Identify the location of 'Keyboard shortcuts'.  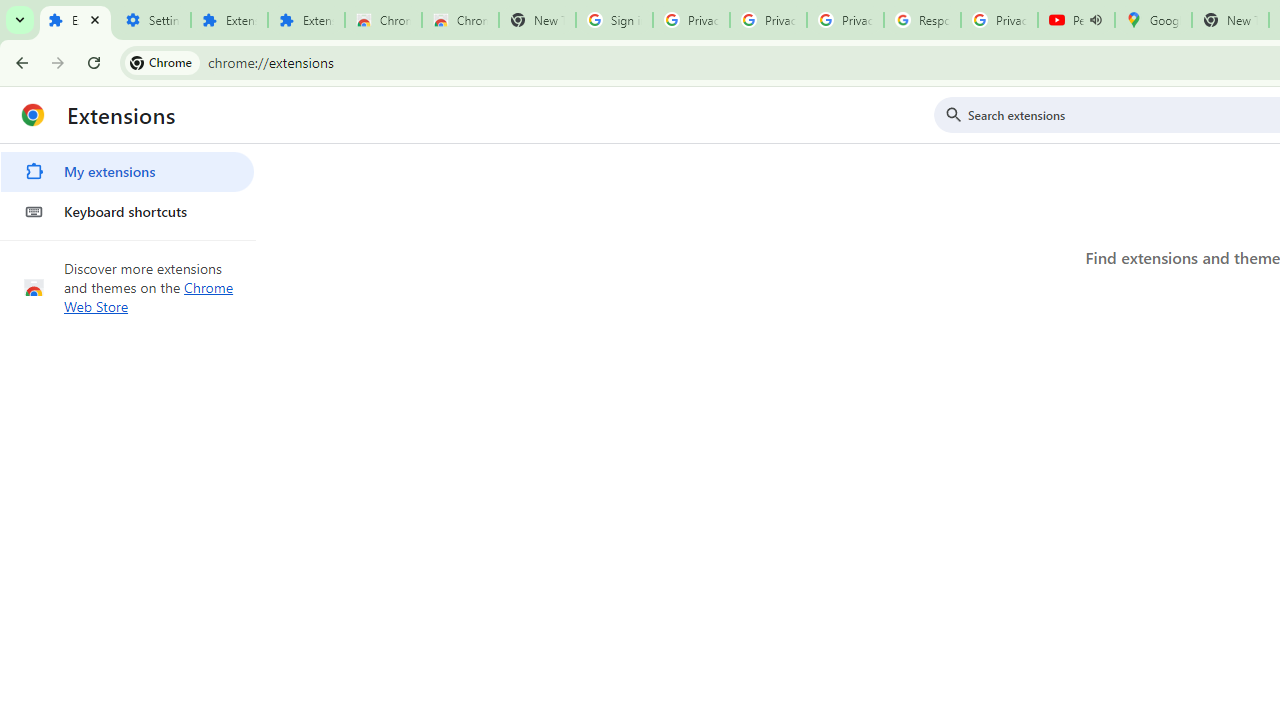
(126, 212).